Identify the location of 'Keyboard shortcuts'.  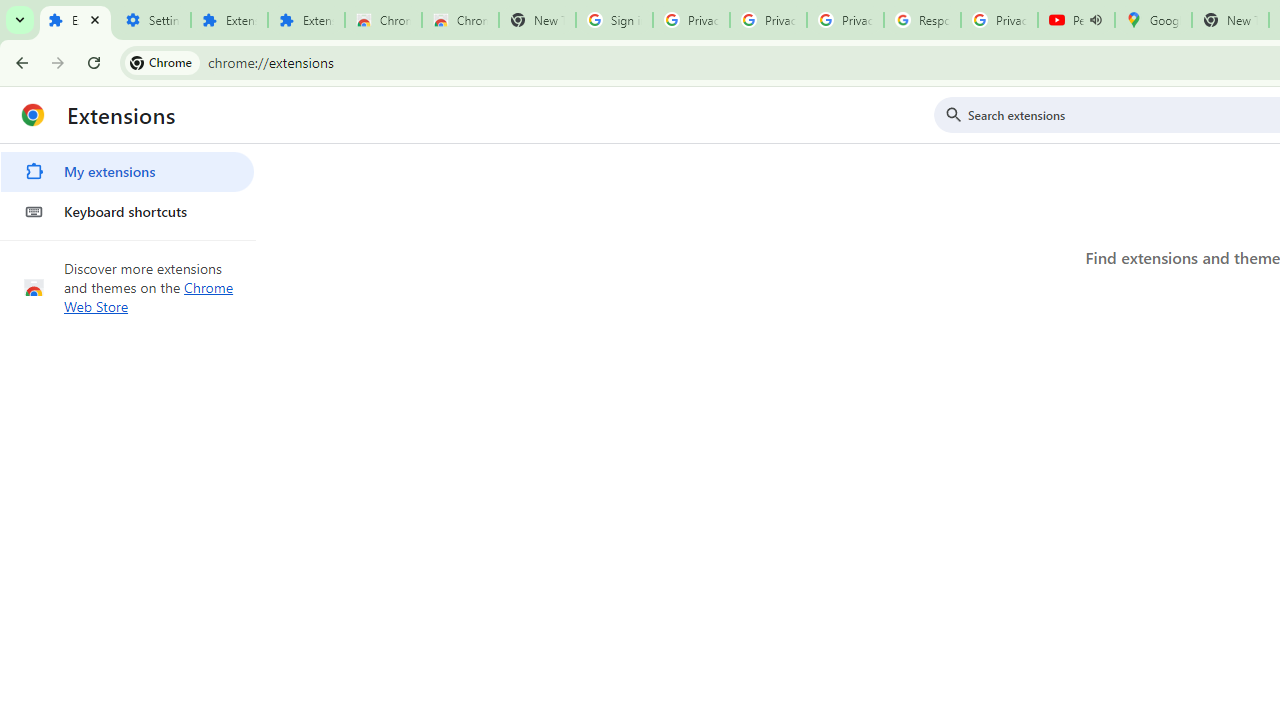
(126, 212).